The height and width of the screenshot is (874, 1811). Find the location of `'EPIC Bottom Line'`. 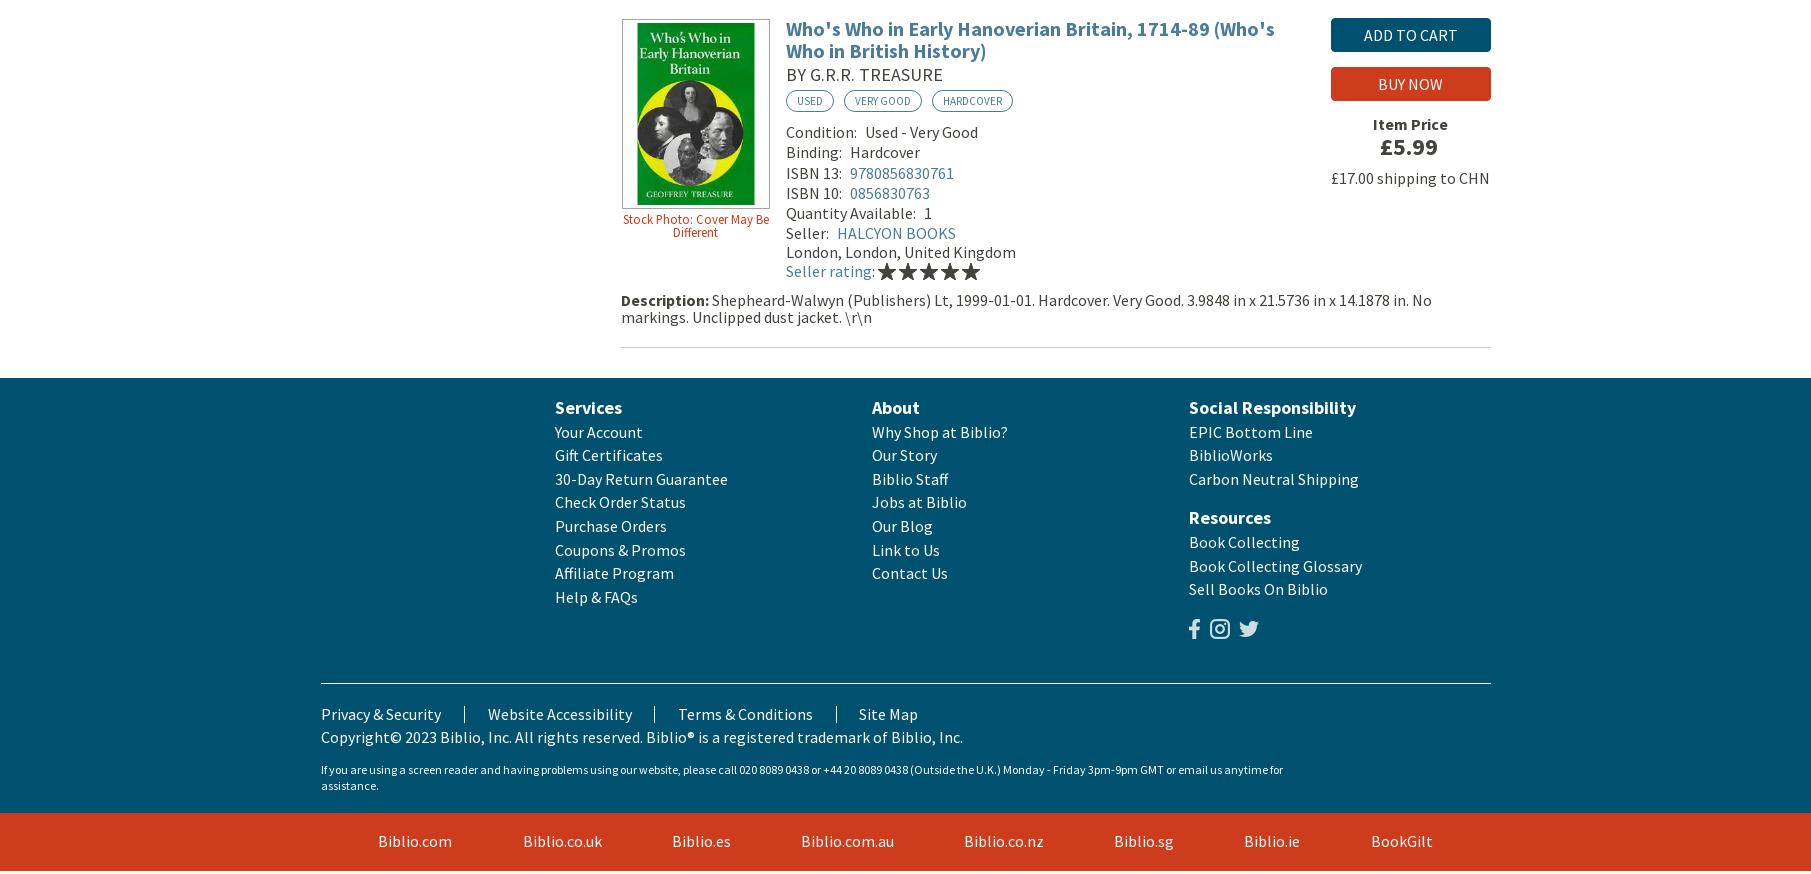

'EPIC Bottom Line' is located at coordinates (1251, 434).